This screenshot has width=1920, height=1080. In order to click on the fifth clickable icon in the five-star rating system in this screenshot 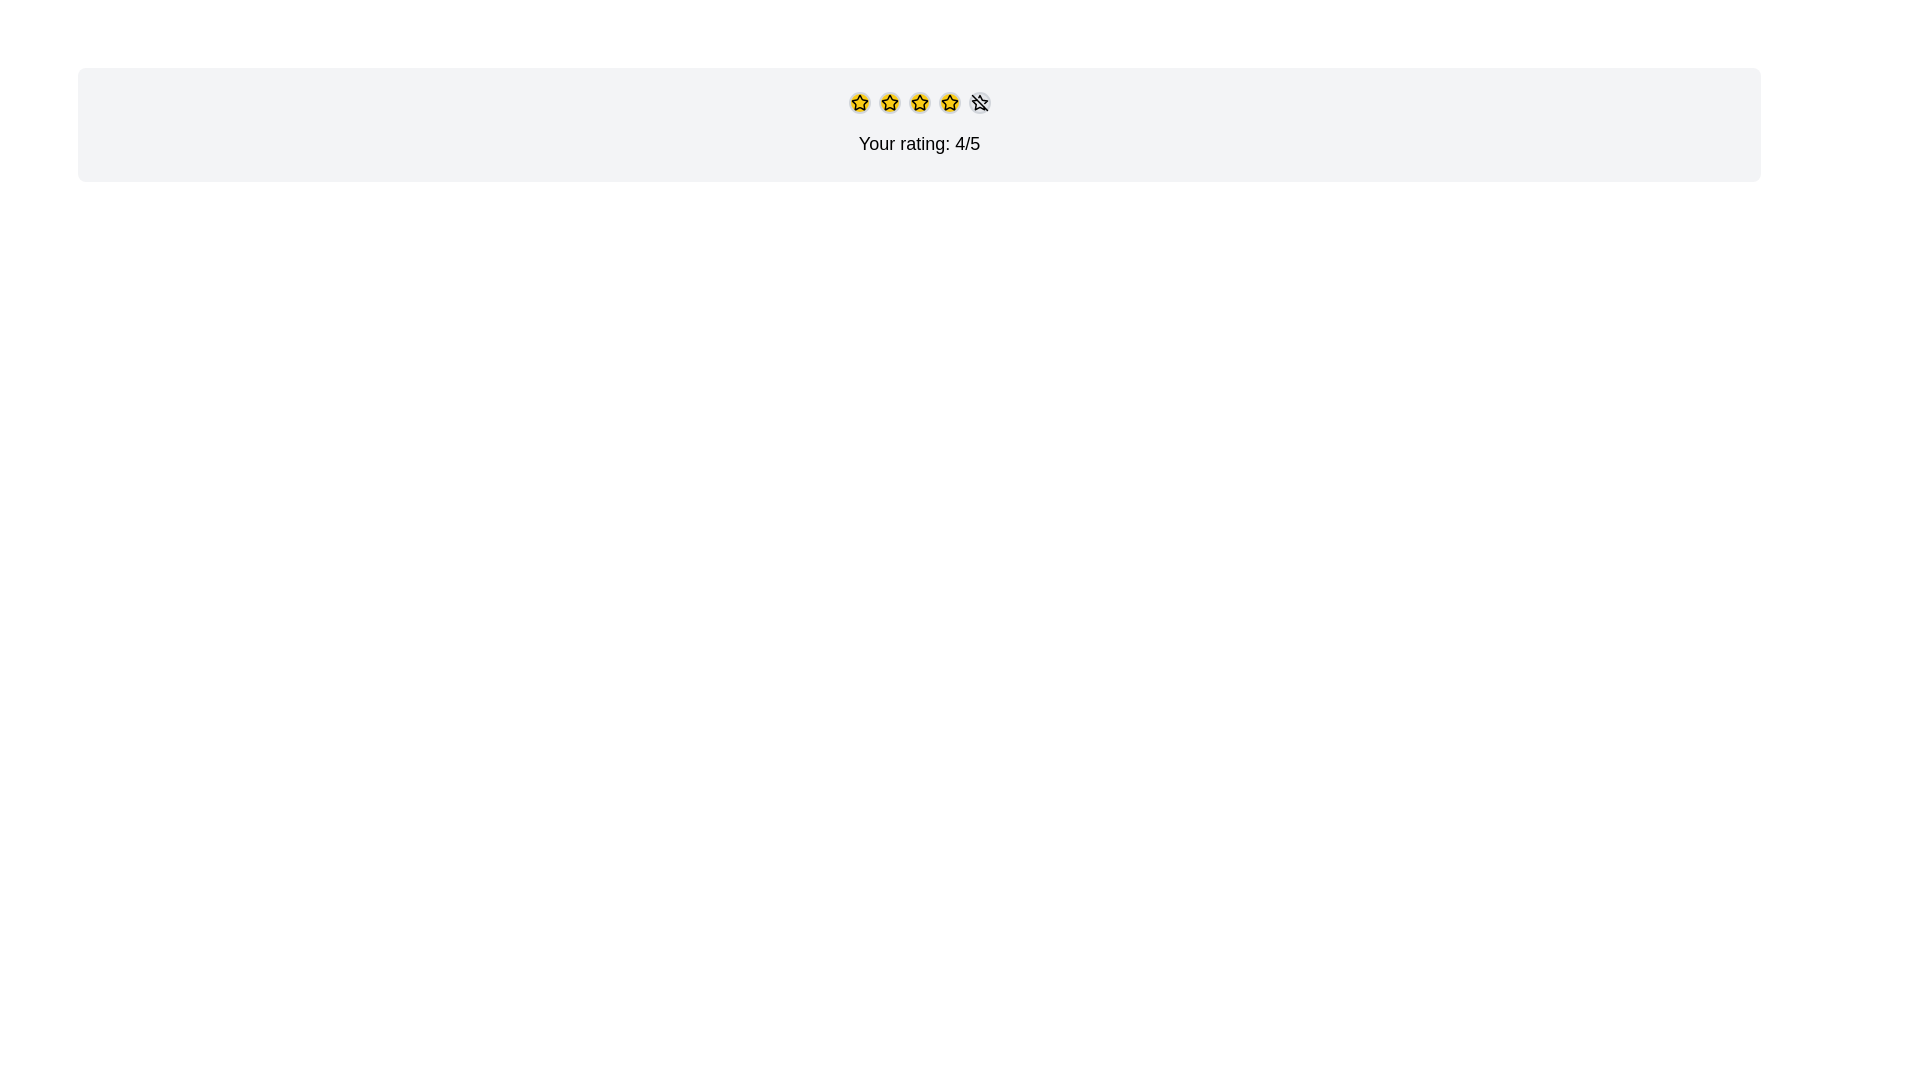, I will do `click(979, 103)`.